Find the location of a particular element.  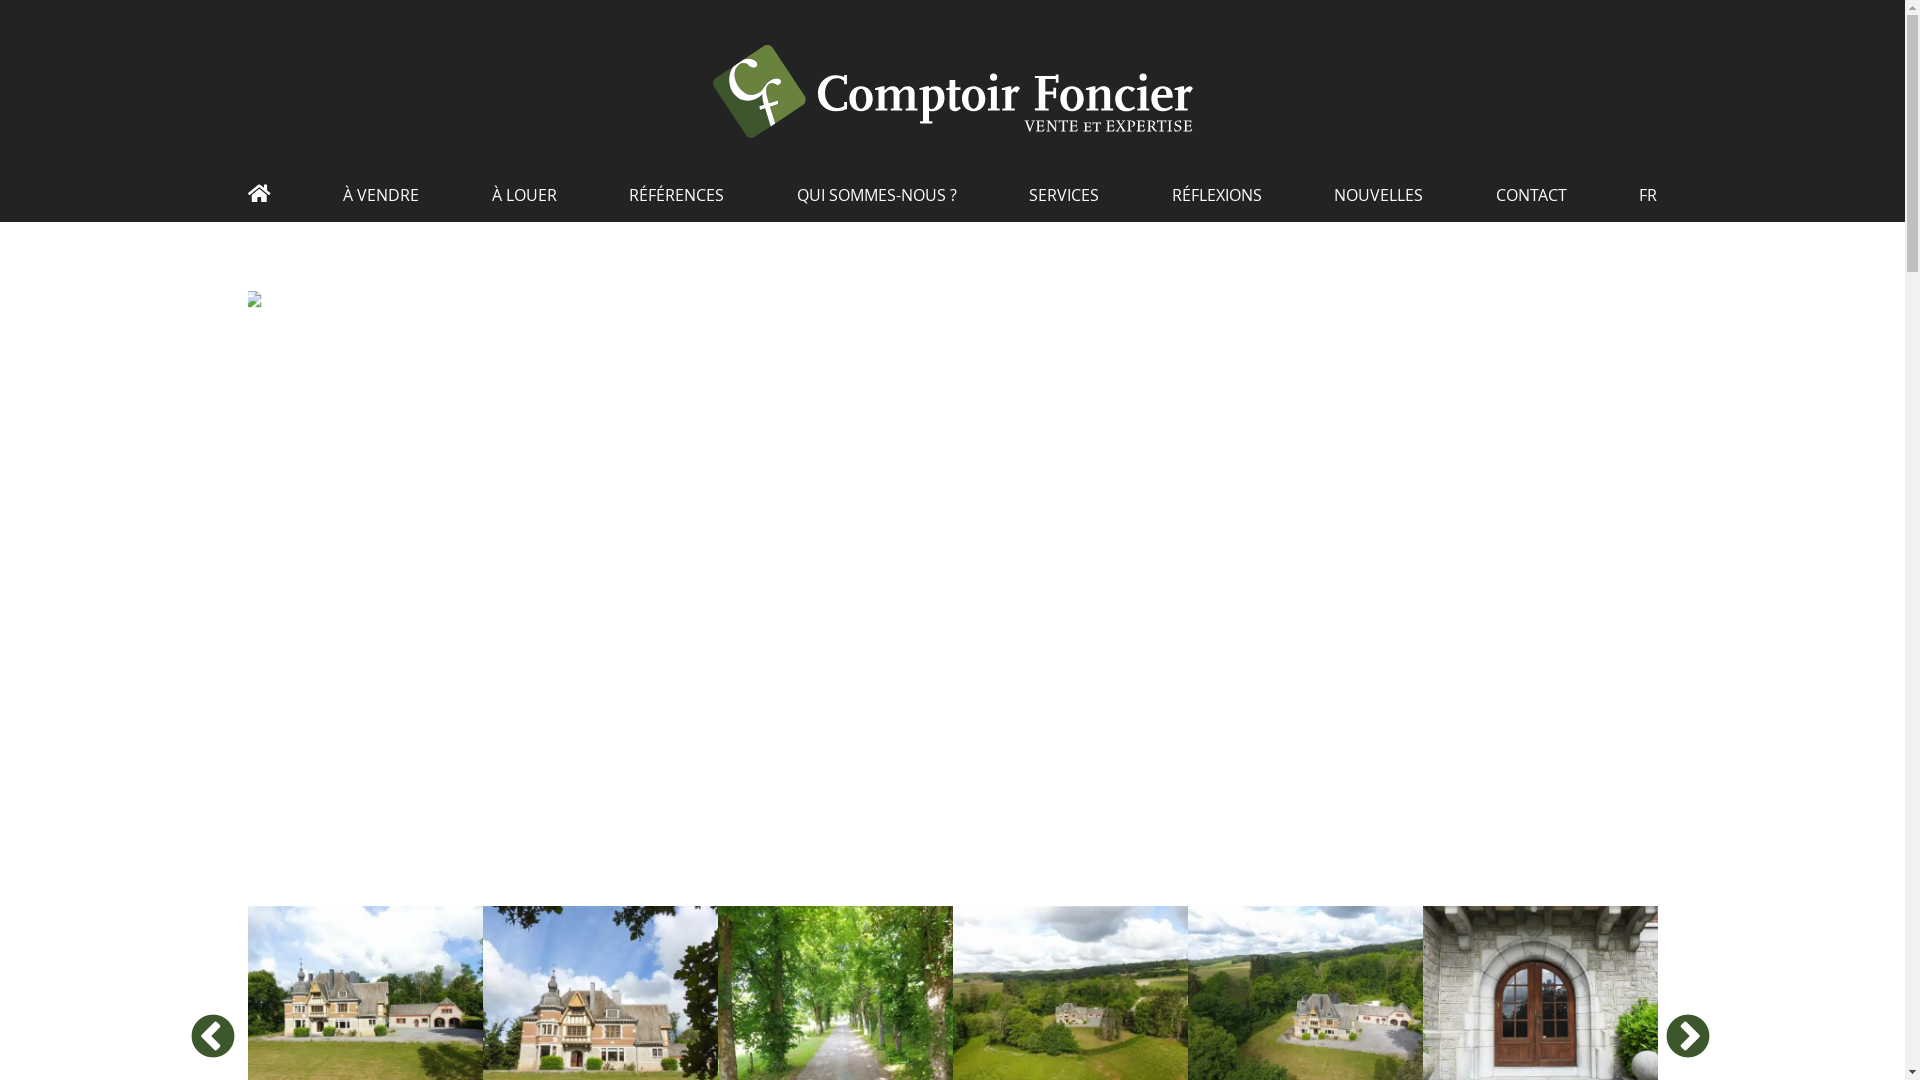

'FR' is located at coordinates (1647, 202).